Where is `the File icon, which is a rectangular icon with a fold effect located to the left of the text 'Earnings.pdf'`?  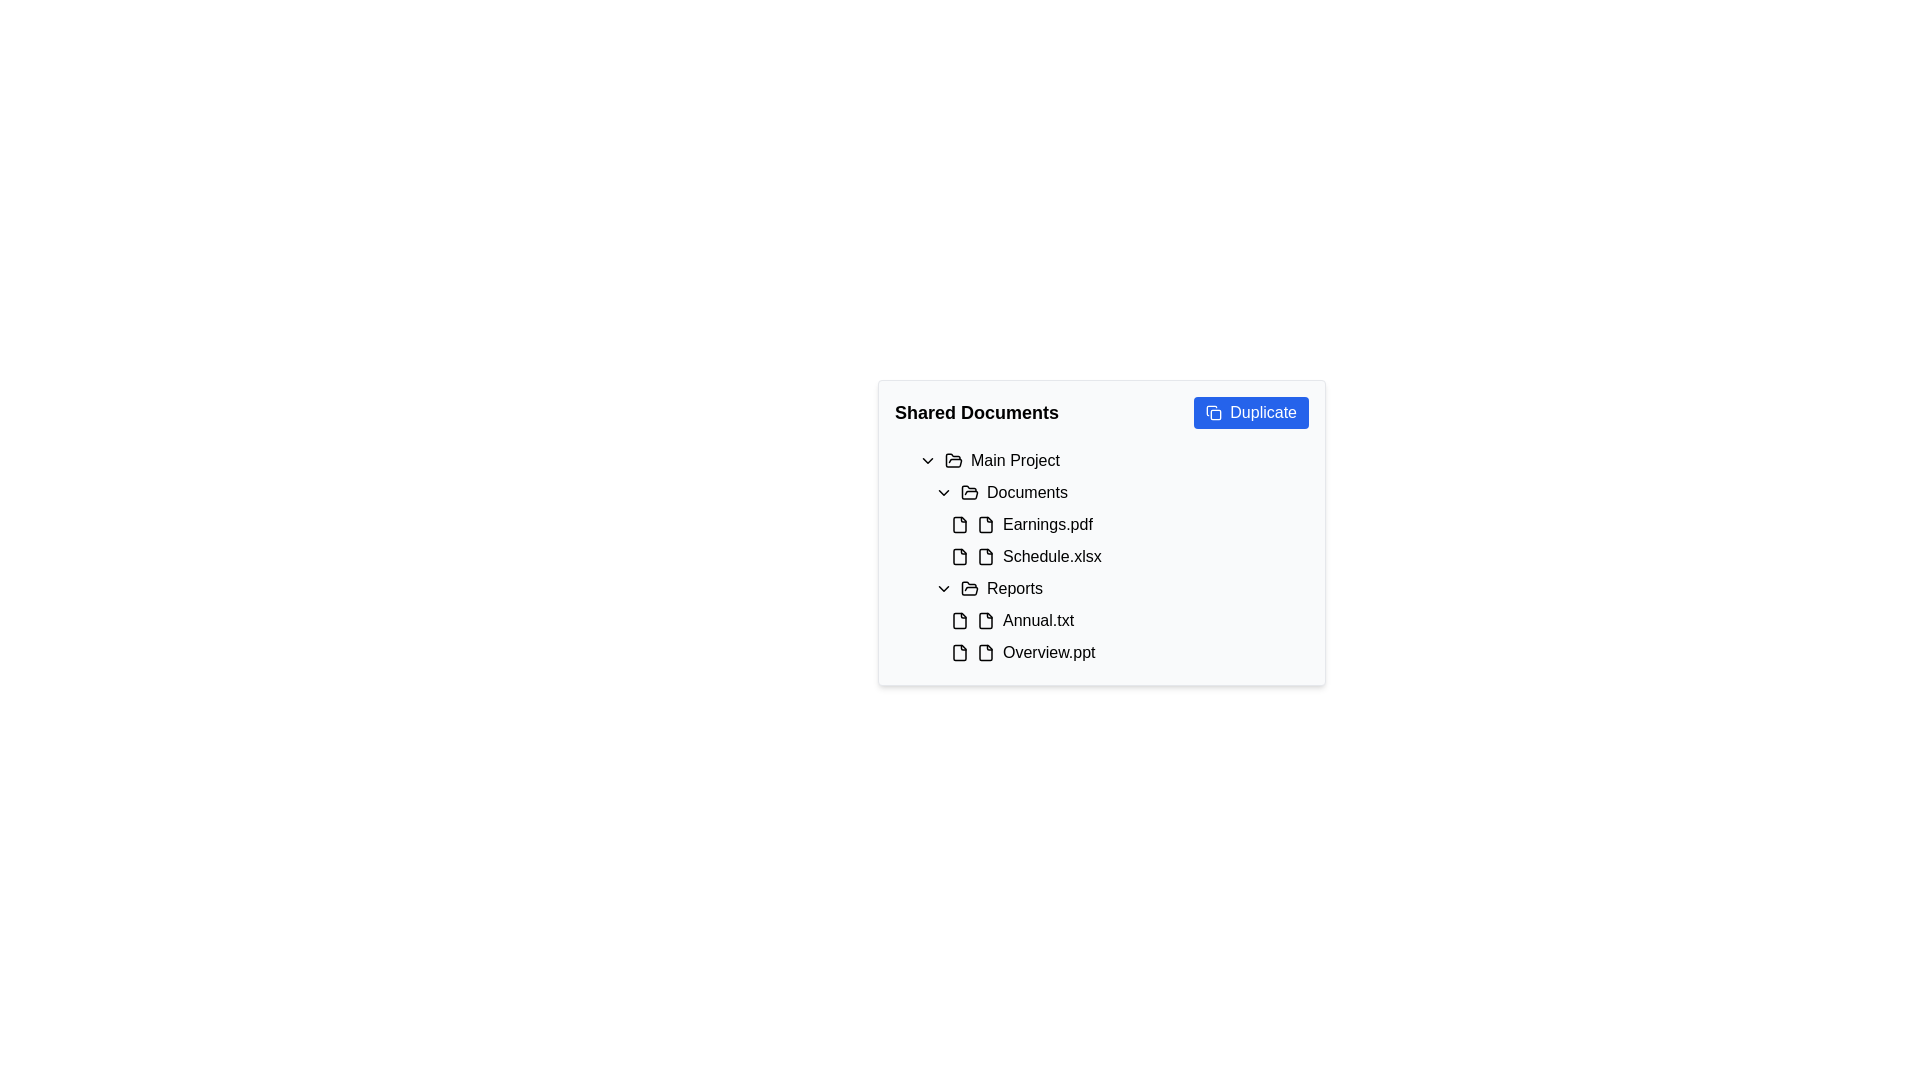
the File icon, which is a rectangular icon with a fold effect located to the left of the text 'Earnings.pdf' is located at coordinates (985, 523).